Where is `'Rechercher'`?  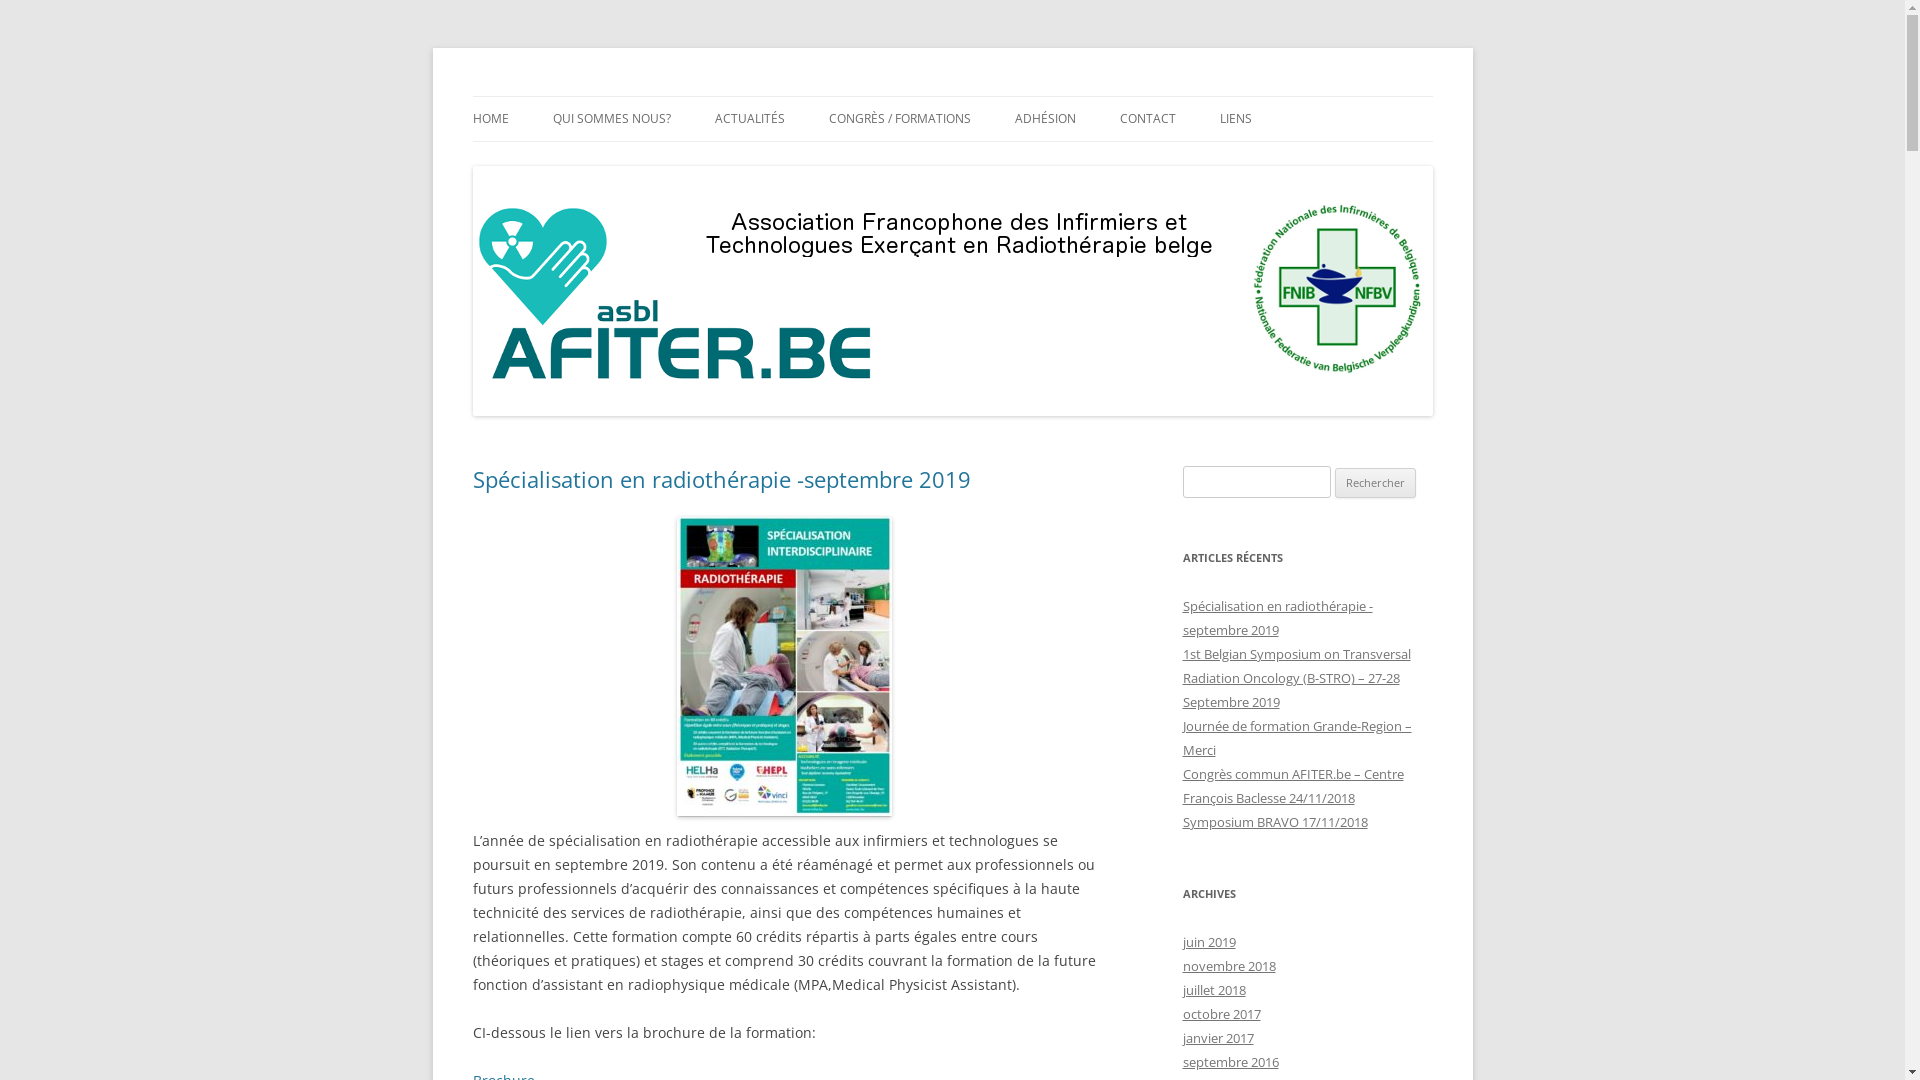 'Rechercher' is located at coordinates (1374, 482).